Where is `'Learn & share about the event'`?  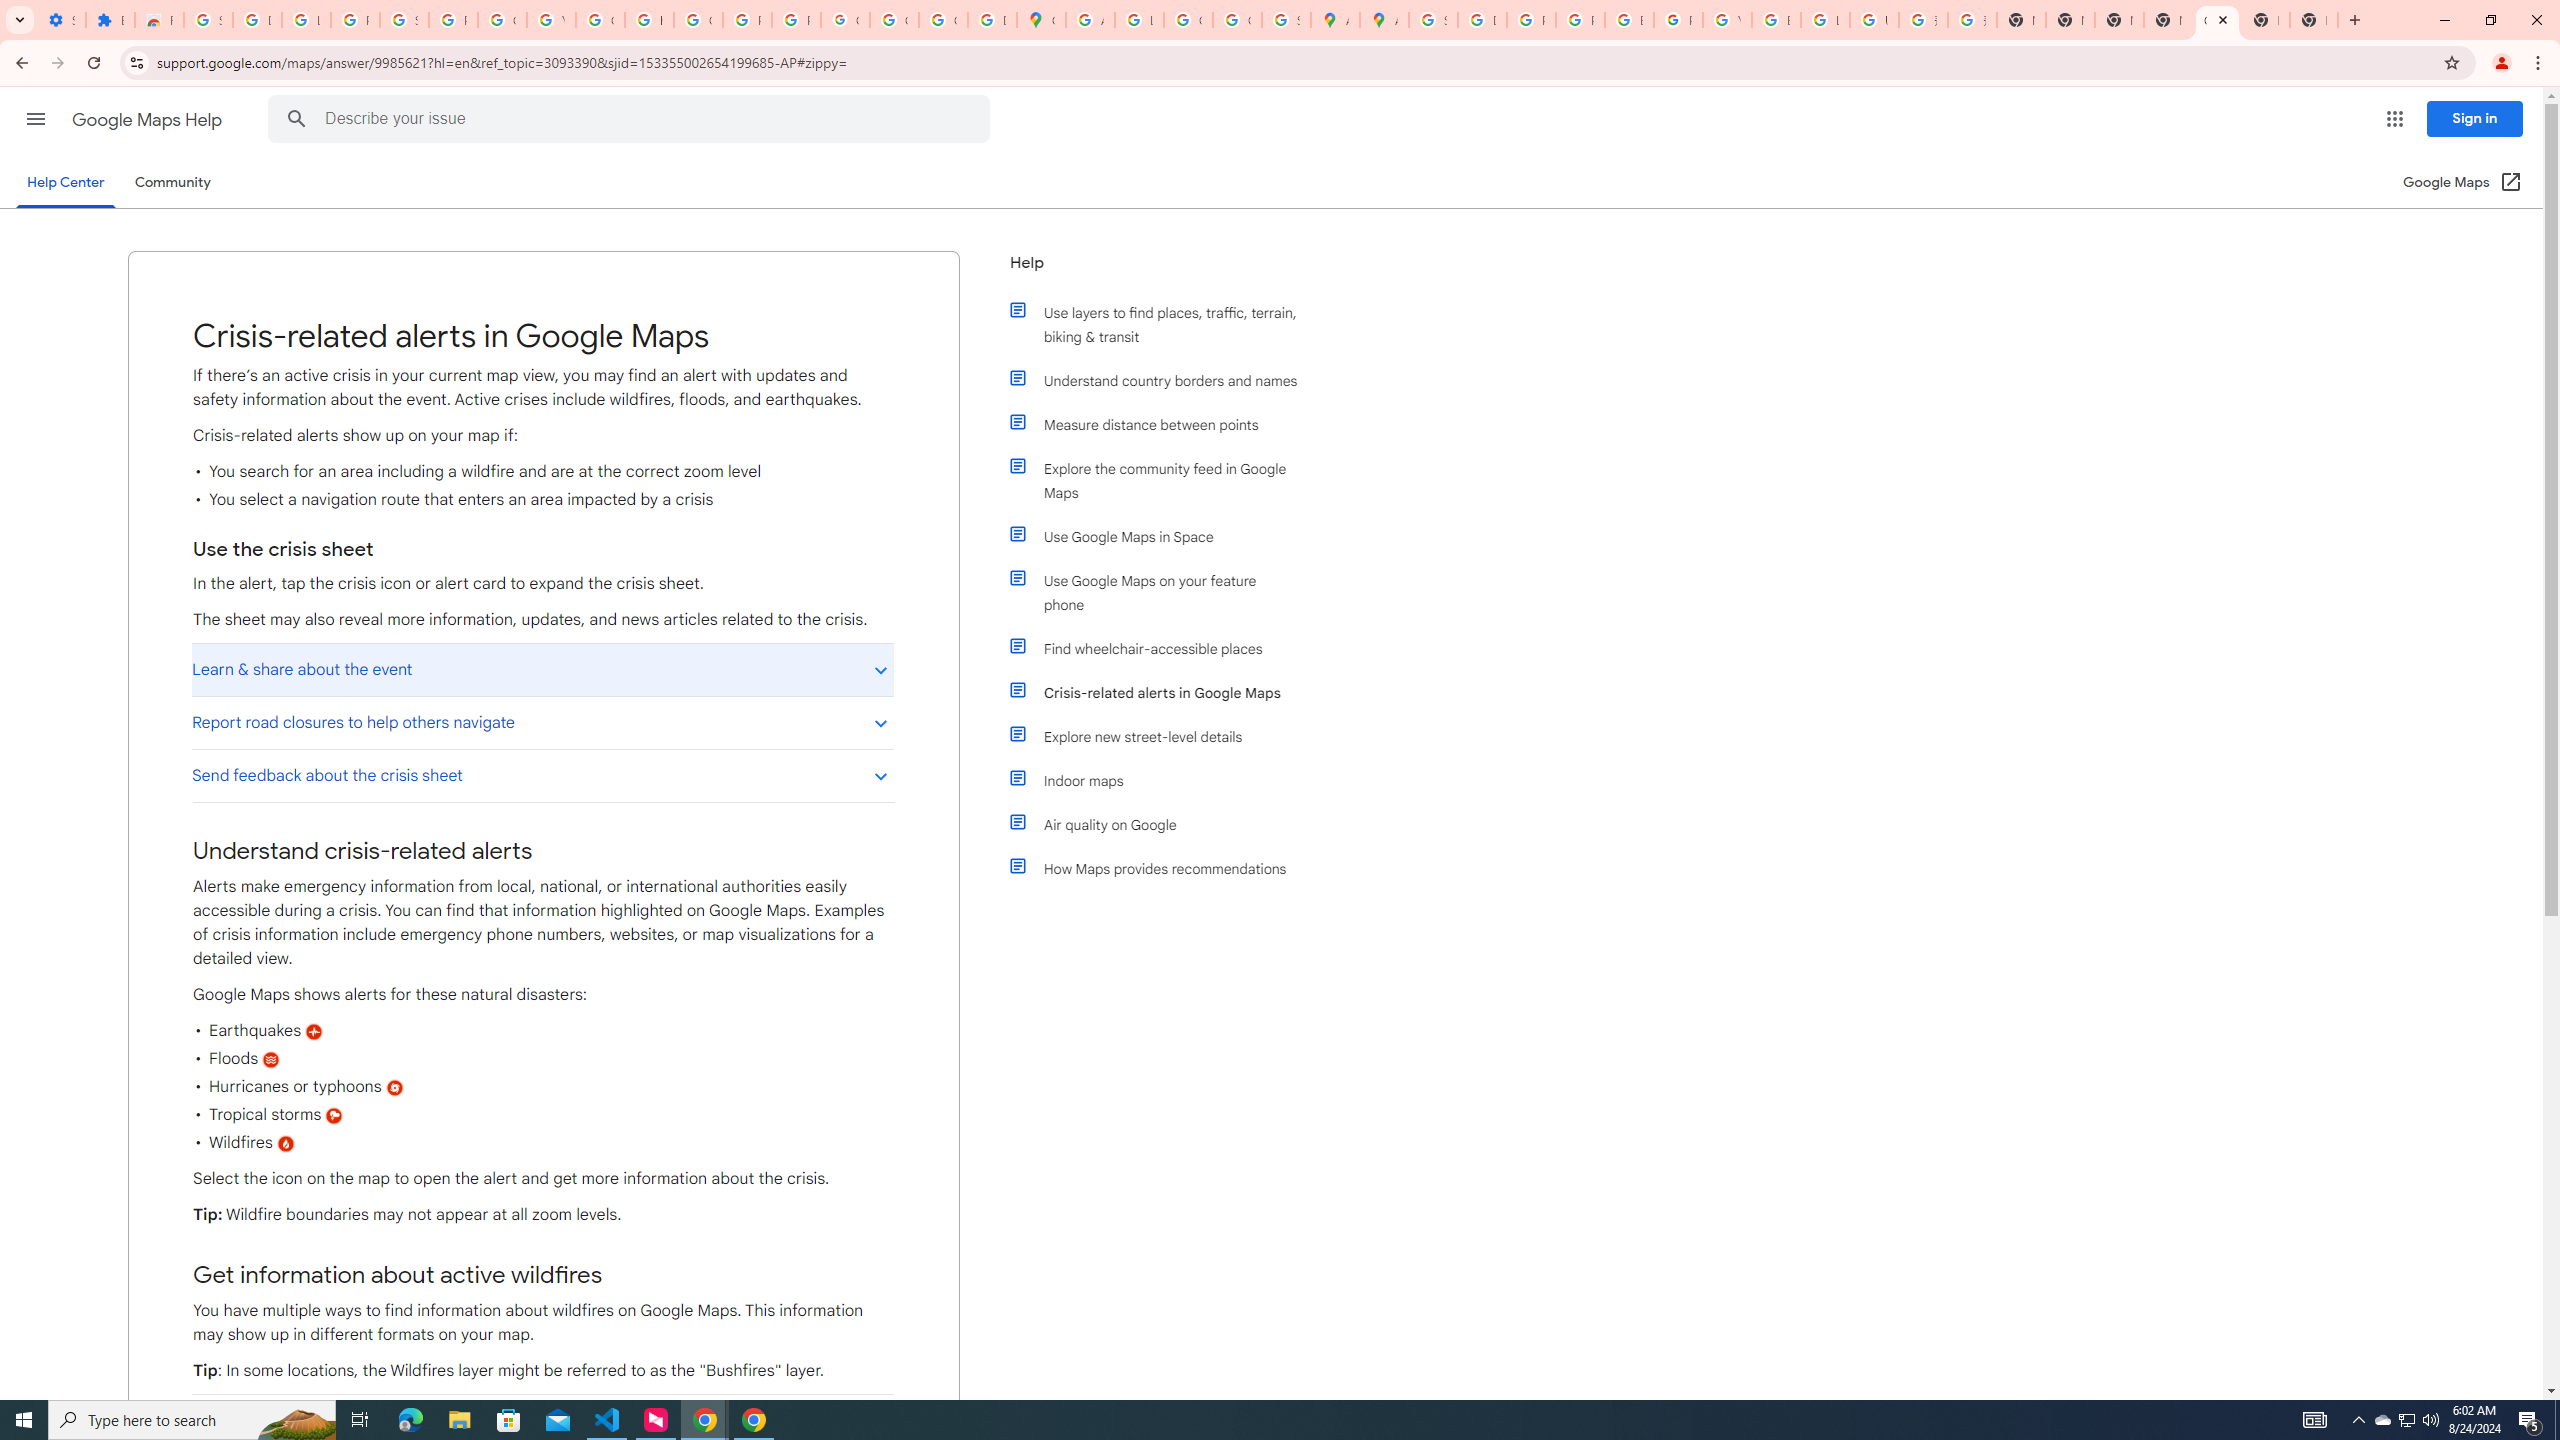 'Learn & share about the event' is located at coordinates (542, 669).